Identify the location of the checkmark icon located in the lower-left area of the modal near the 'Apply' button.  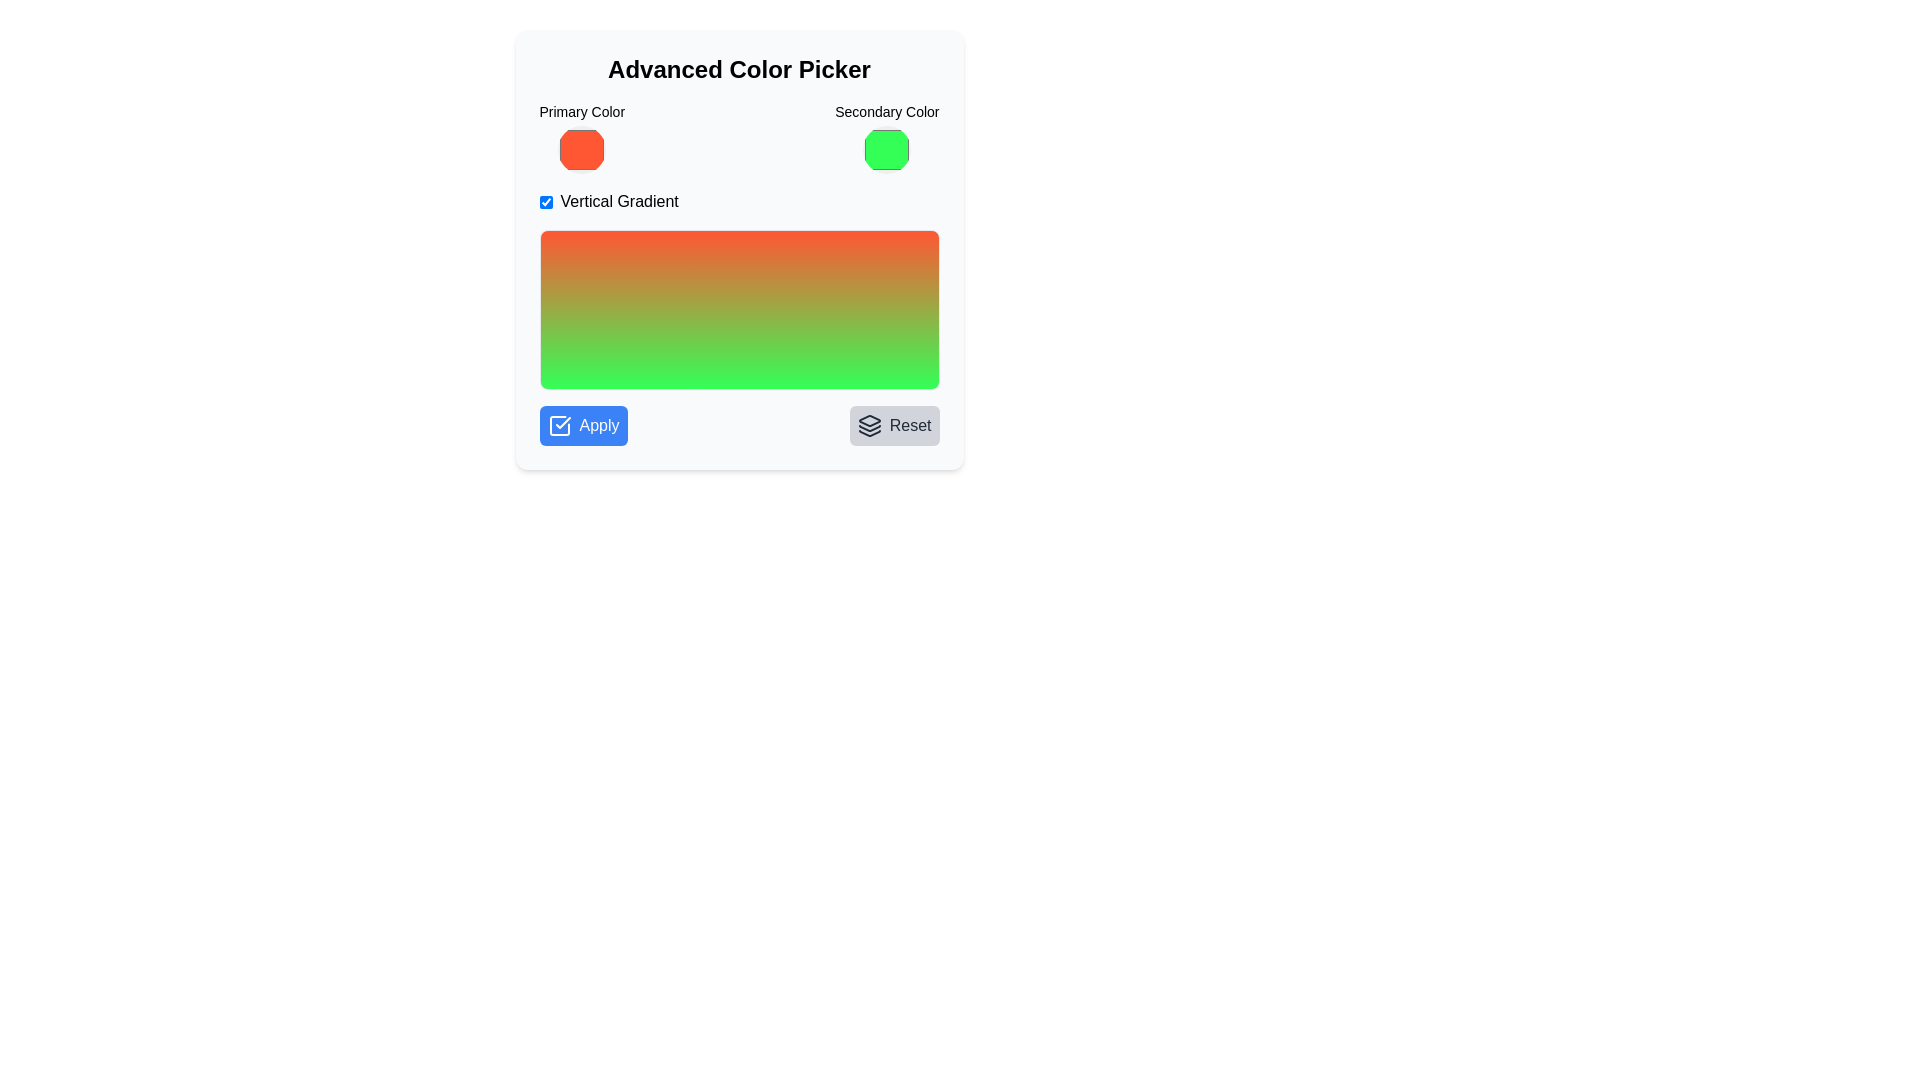
(561, 422).